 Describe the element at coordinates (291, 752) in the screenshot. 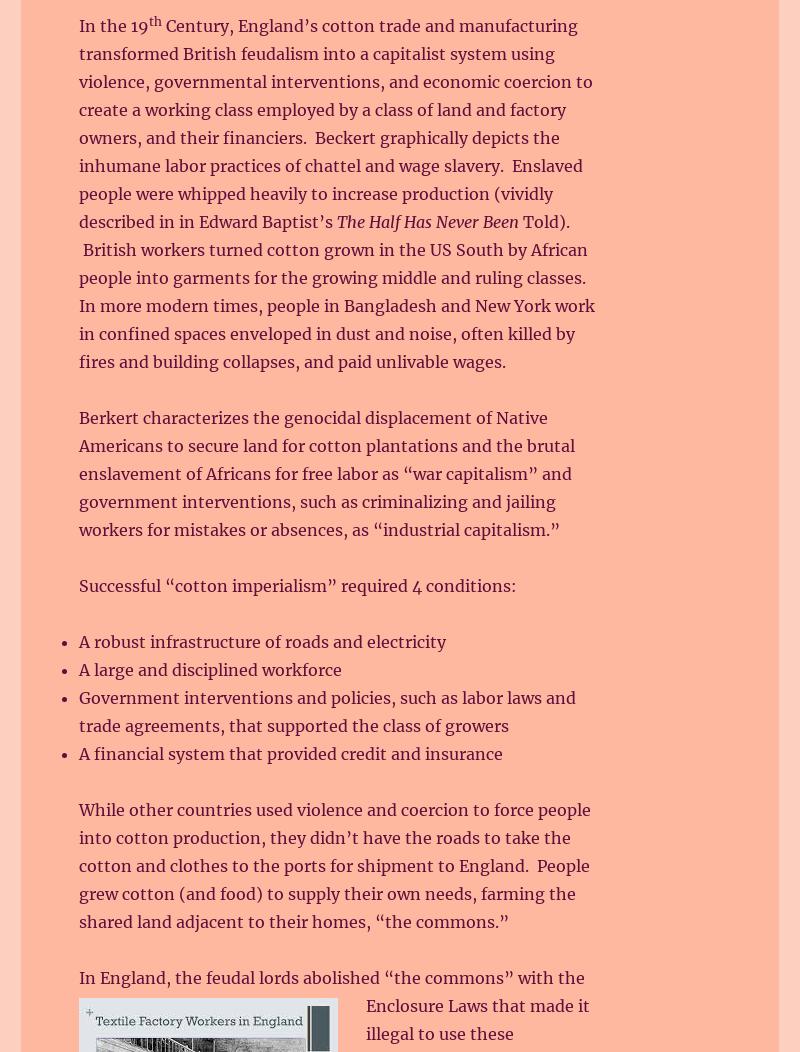

I see `'A financial system that provided credit and insurance'` at that location.